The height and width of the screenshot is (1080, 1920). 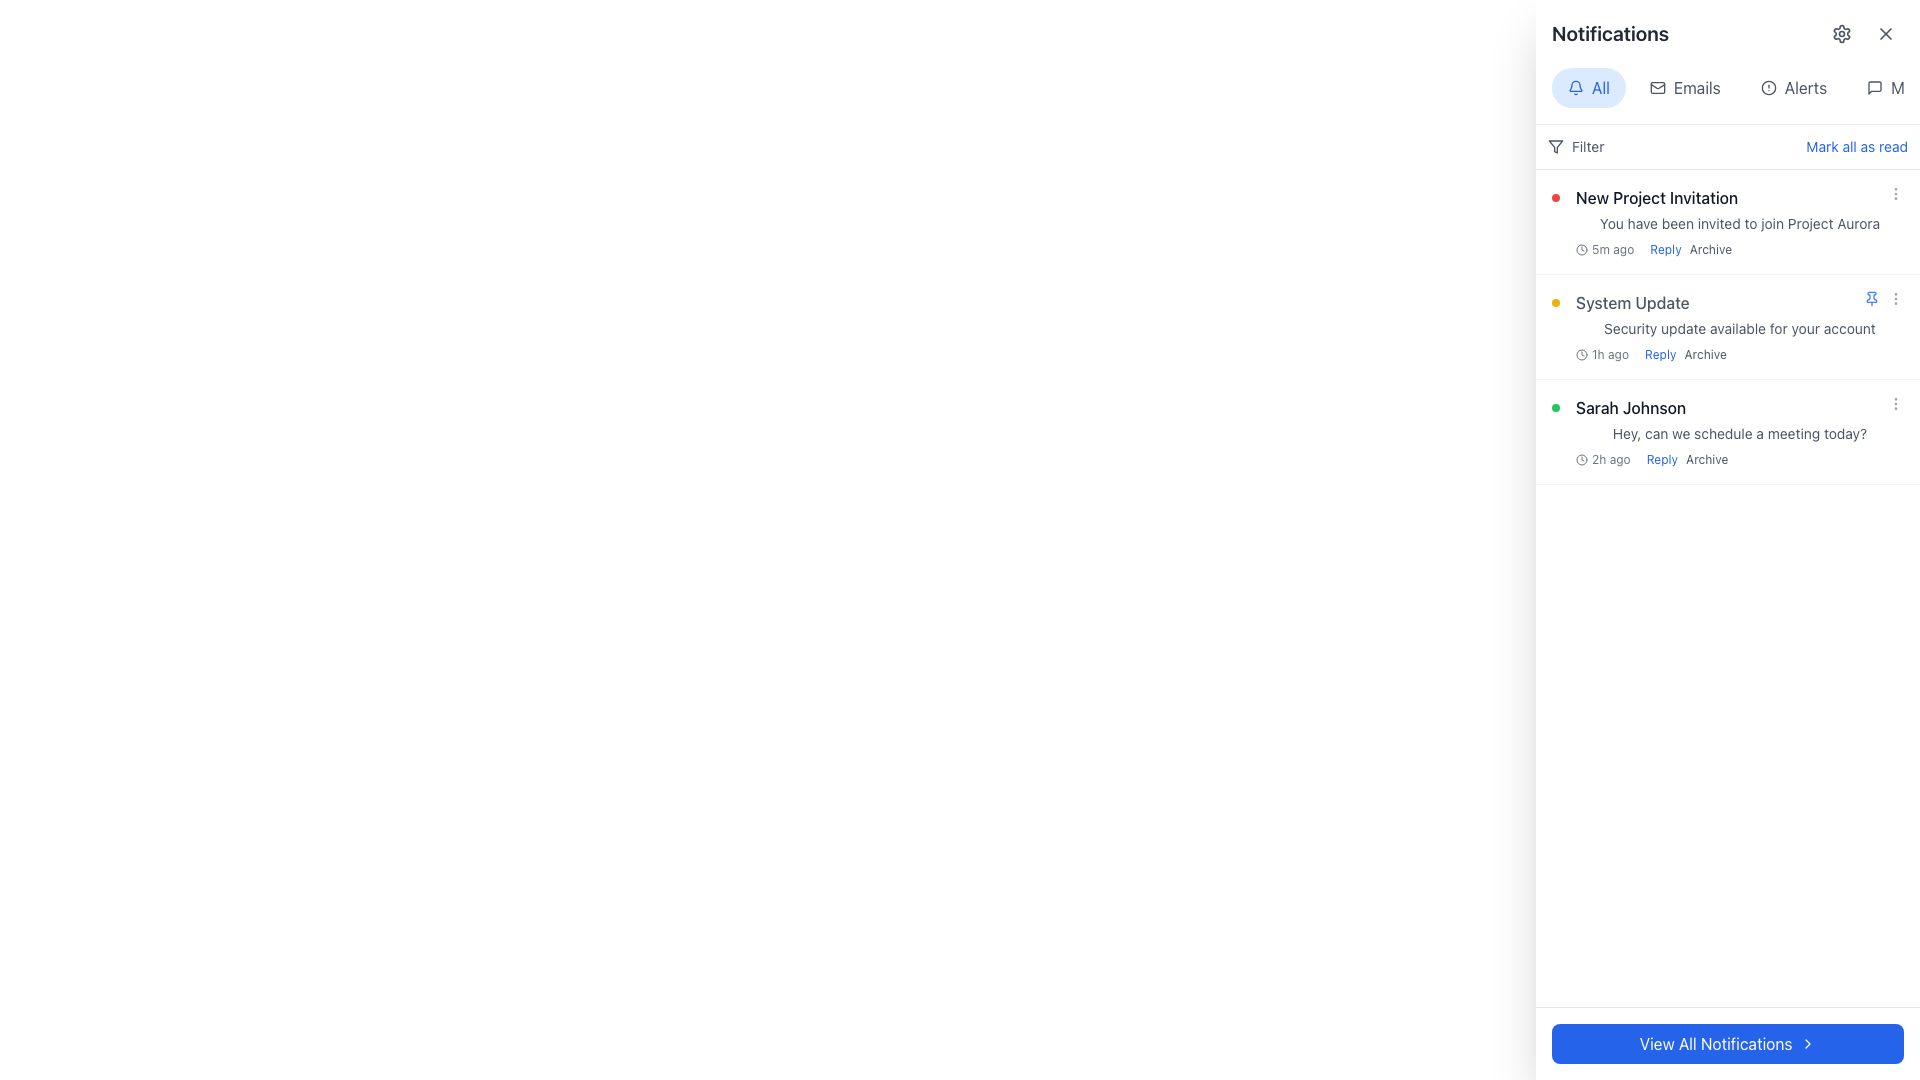 What do you see at coordinates (1581, 249) in the screenshot?
I see `the timestamp icon located to the left of the '5m ago' text in the 'New Project Invitation' notification in the right panel of the interface` at bounding box center [1581, 249].